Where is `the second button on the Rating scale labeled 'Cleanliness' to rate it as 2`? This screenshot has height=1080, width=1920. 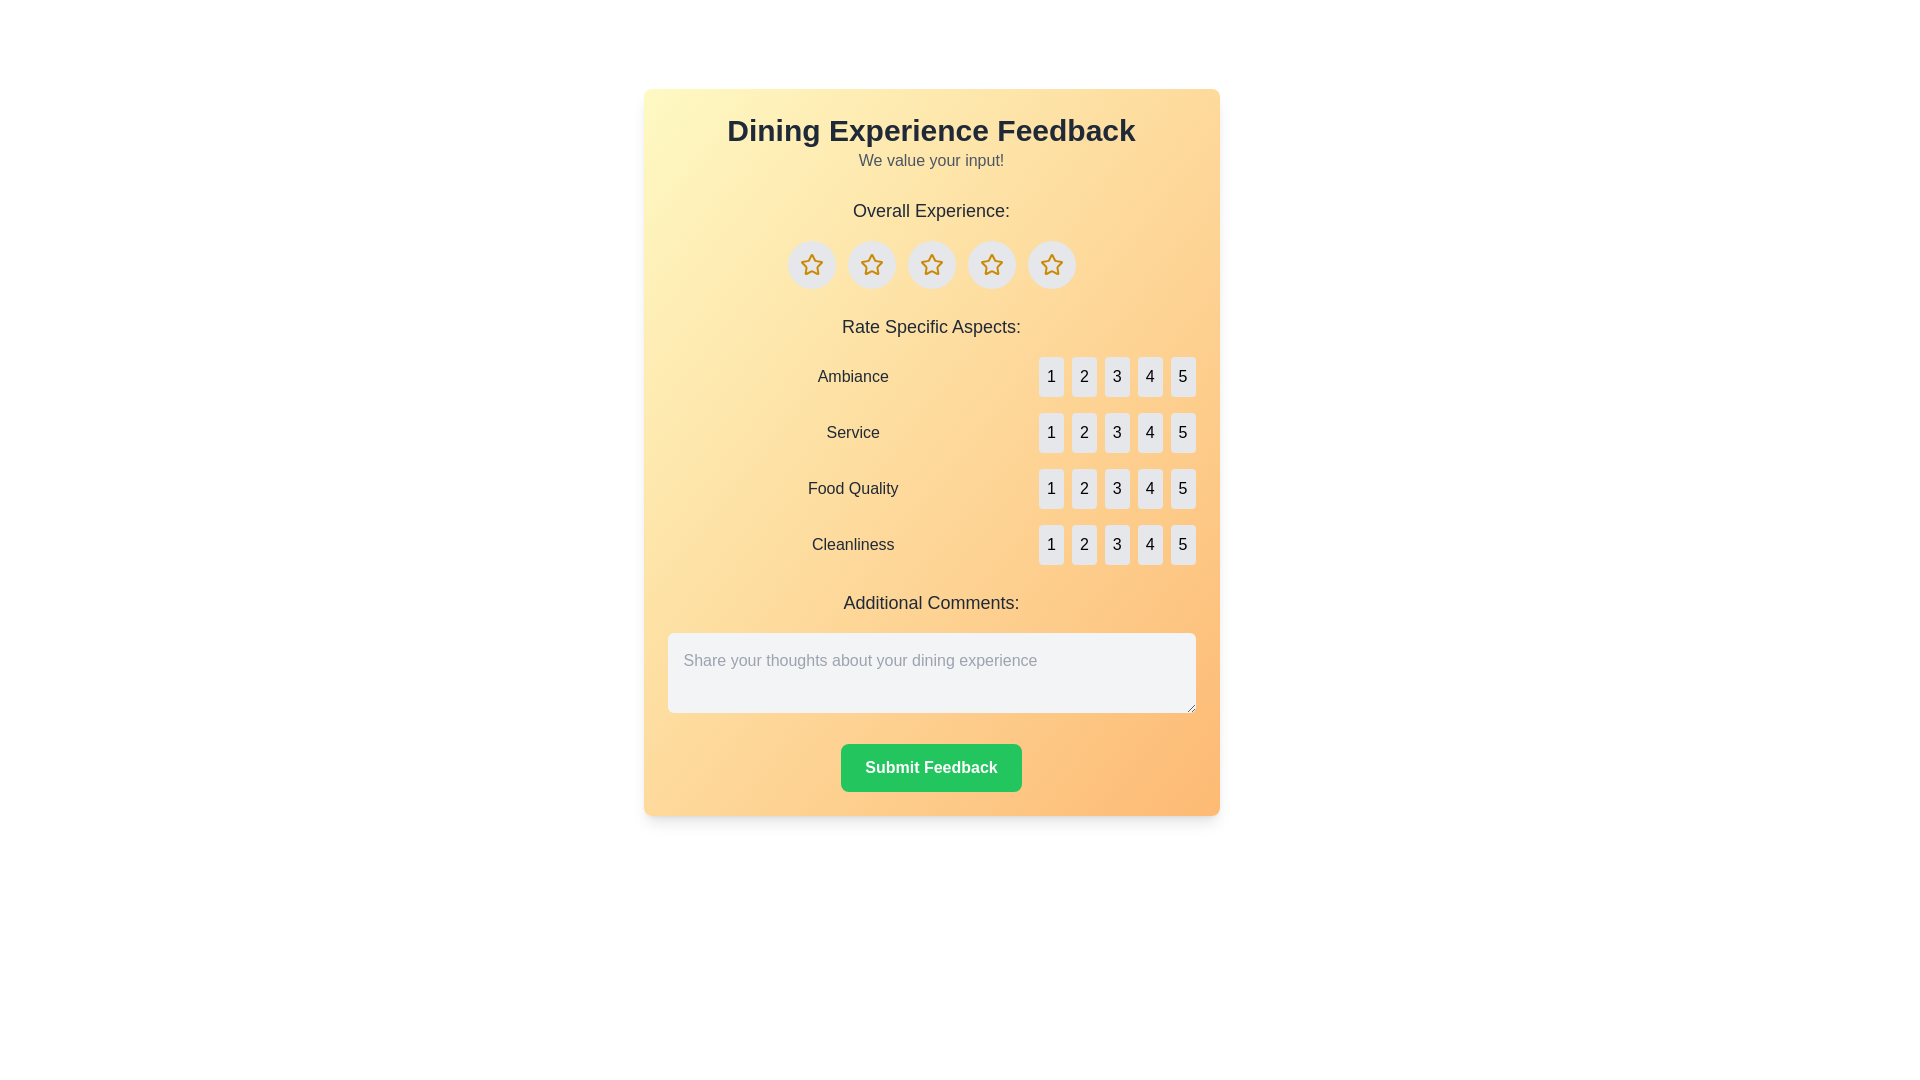 the second button on the Rating scale labeled 'Cleanliness' to rate it as 2 is located at coordinates (930, 544).